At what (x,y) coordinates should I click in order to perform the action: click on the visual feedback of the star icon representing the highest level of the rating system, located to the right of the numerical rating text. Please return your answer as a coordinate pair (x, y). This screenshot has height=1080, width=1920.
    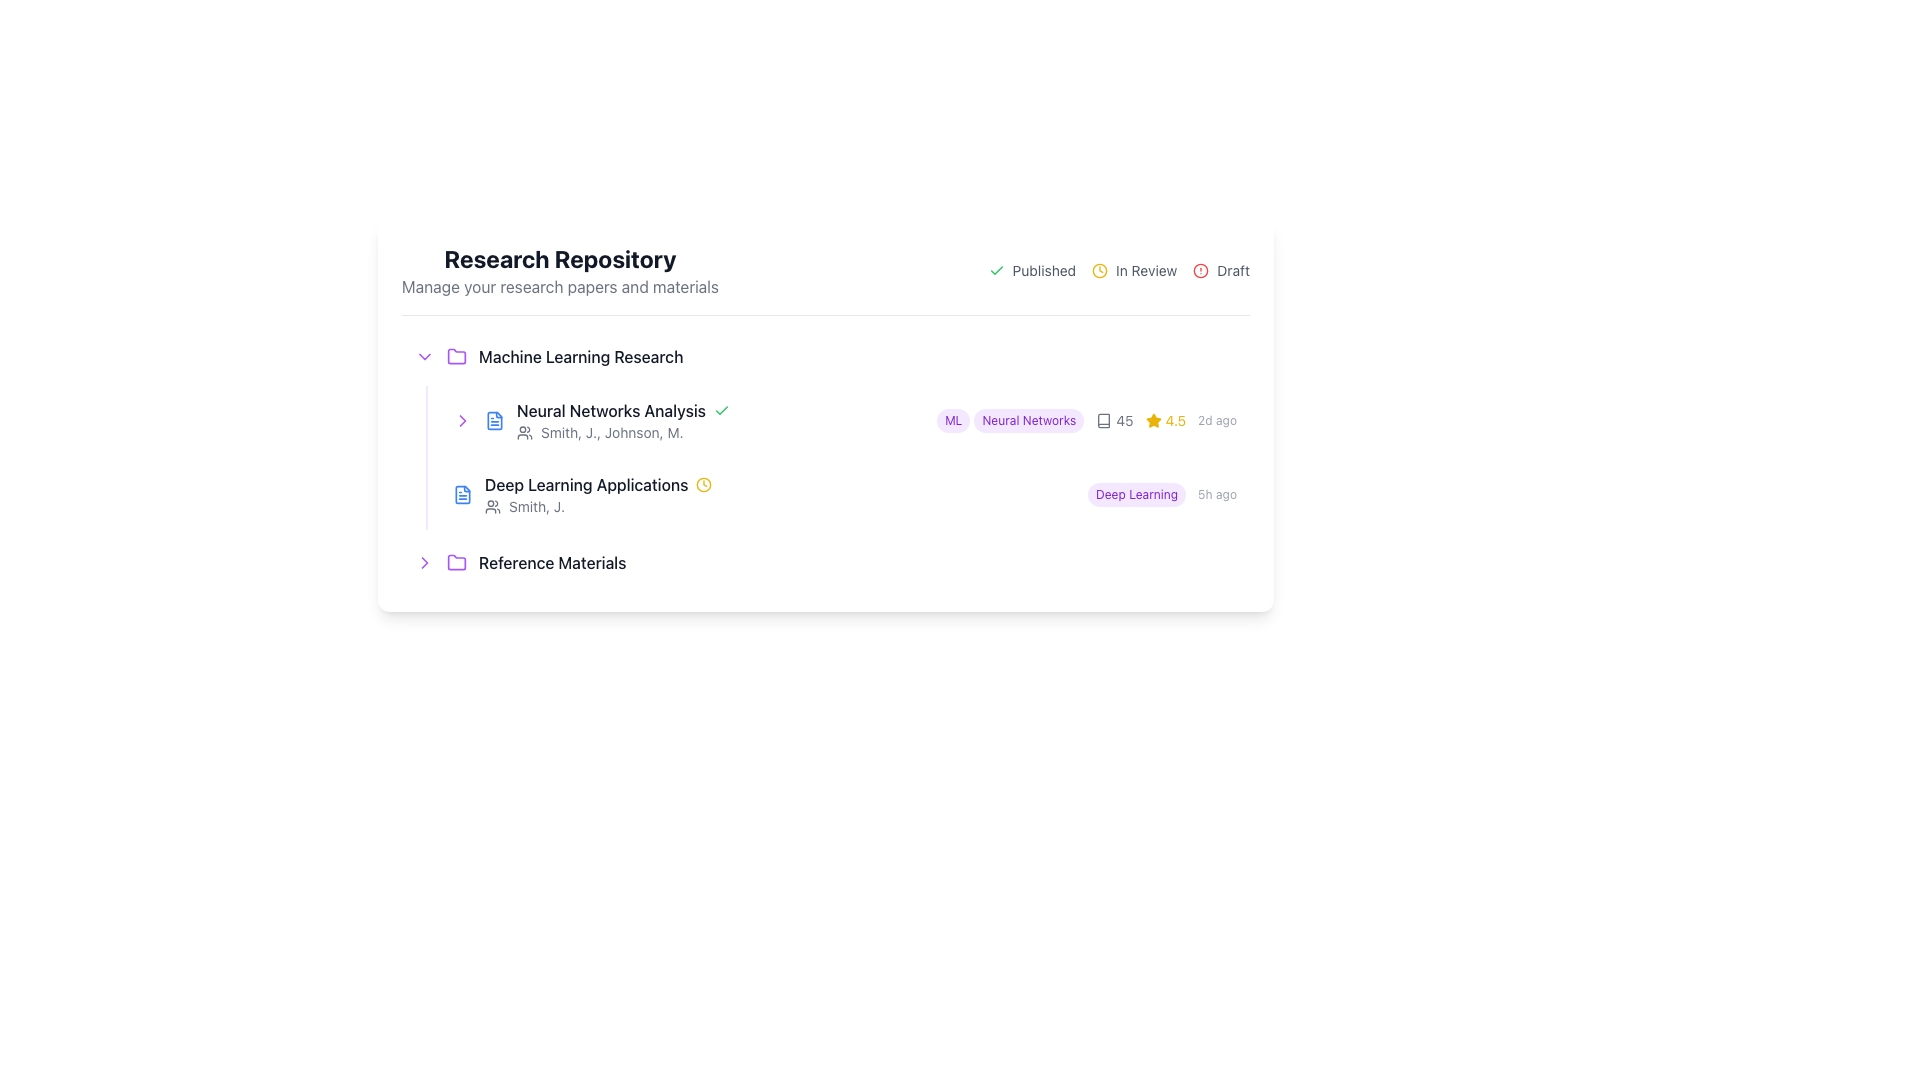
    Looking at the image, I should click on (1153, 419).